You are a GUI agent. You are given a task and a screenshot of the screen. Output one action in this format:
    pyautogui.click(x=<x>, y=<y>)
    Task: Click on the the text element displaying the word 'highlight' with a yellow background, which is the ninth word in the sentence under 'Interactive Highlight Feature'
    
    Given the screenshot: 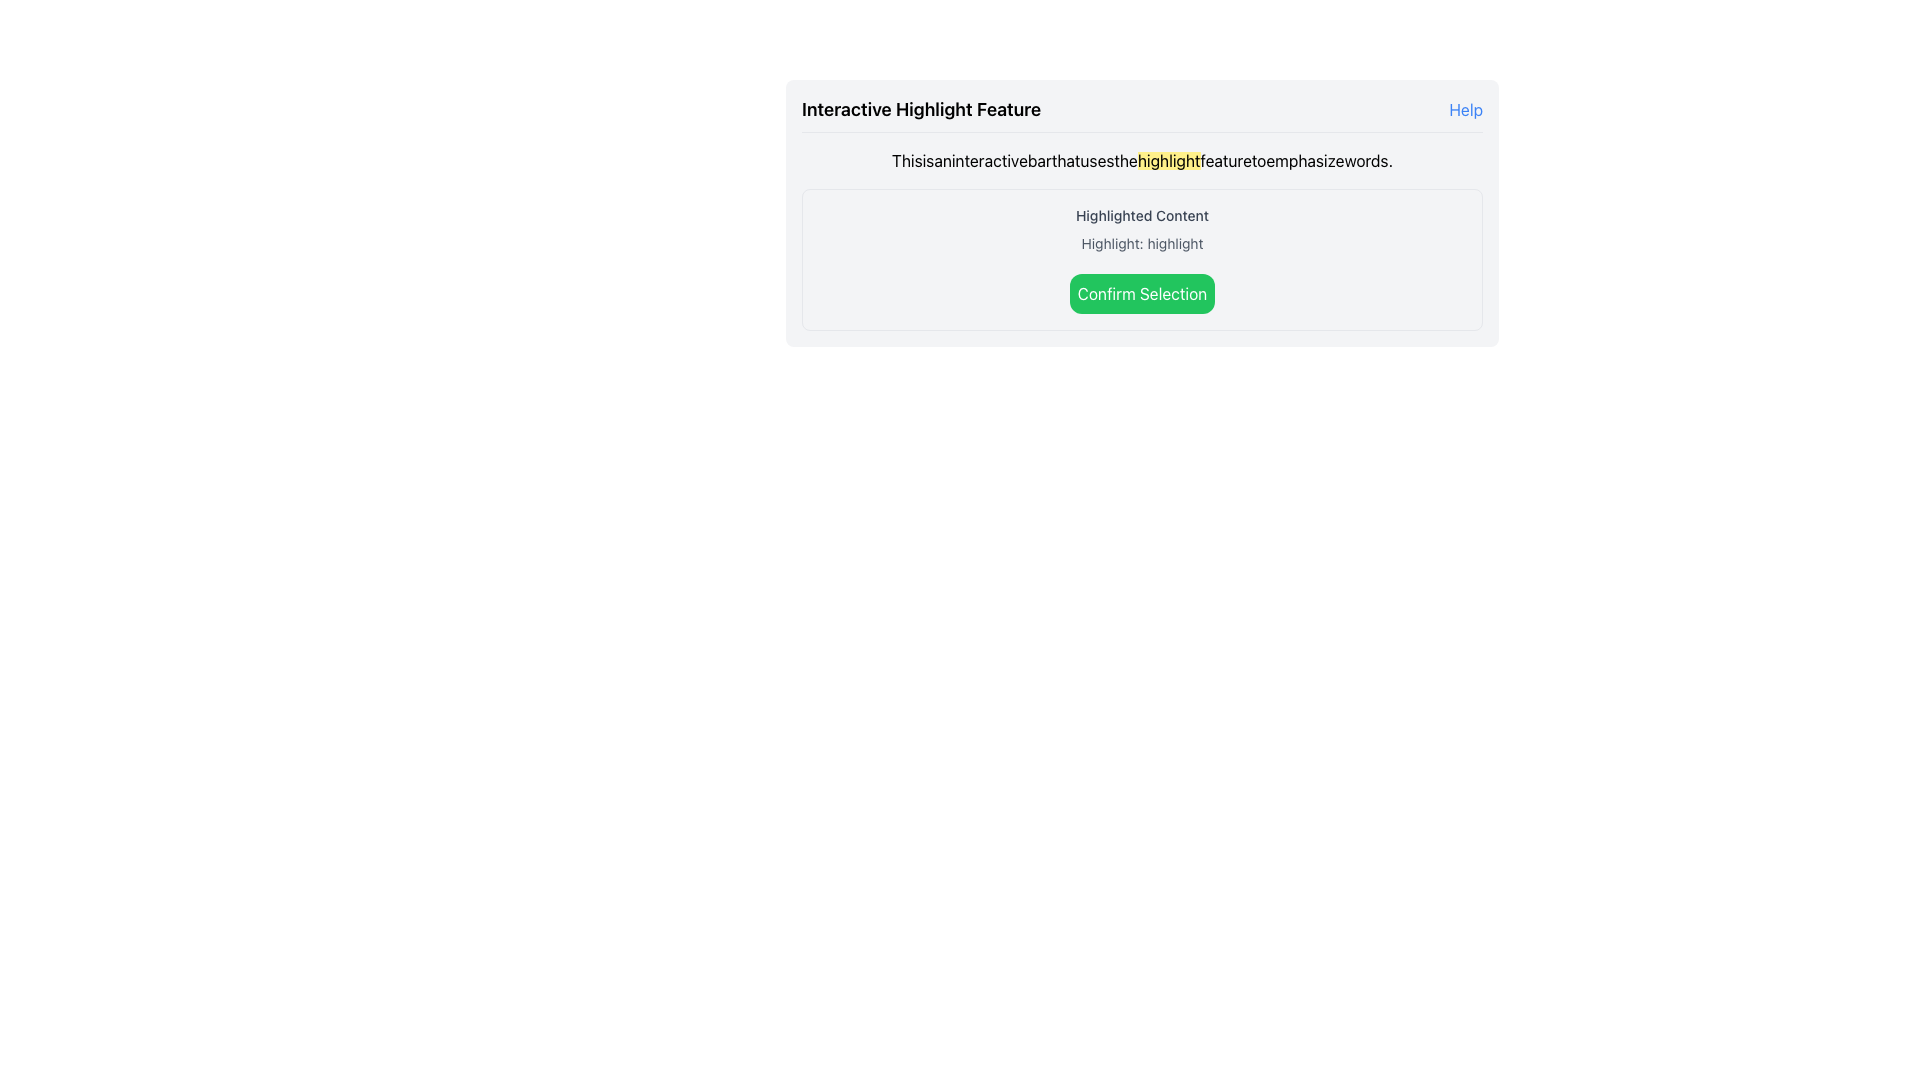 What is the action you would take?
    pyautogui.click(x=1169, y=160)
    